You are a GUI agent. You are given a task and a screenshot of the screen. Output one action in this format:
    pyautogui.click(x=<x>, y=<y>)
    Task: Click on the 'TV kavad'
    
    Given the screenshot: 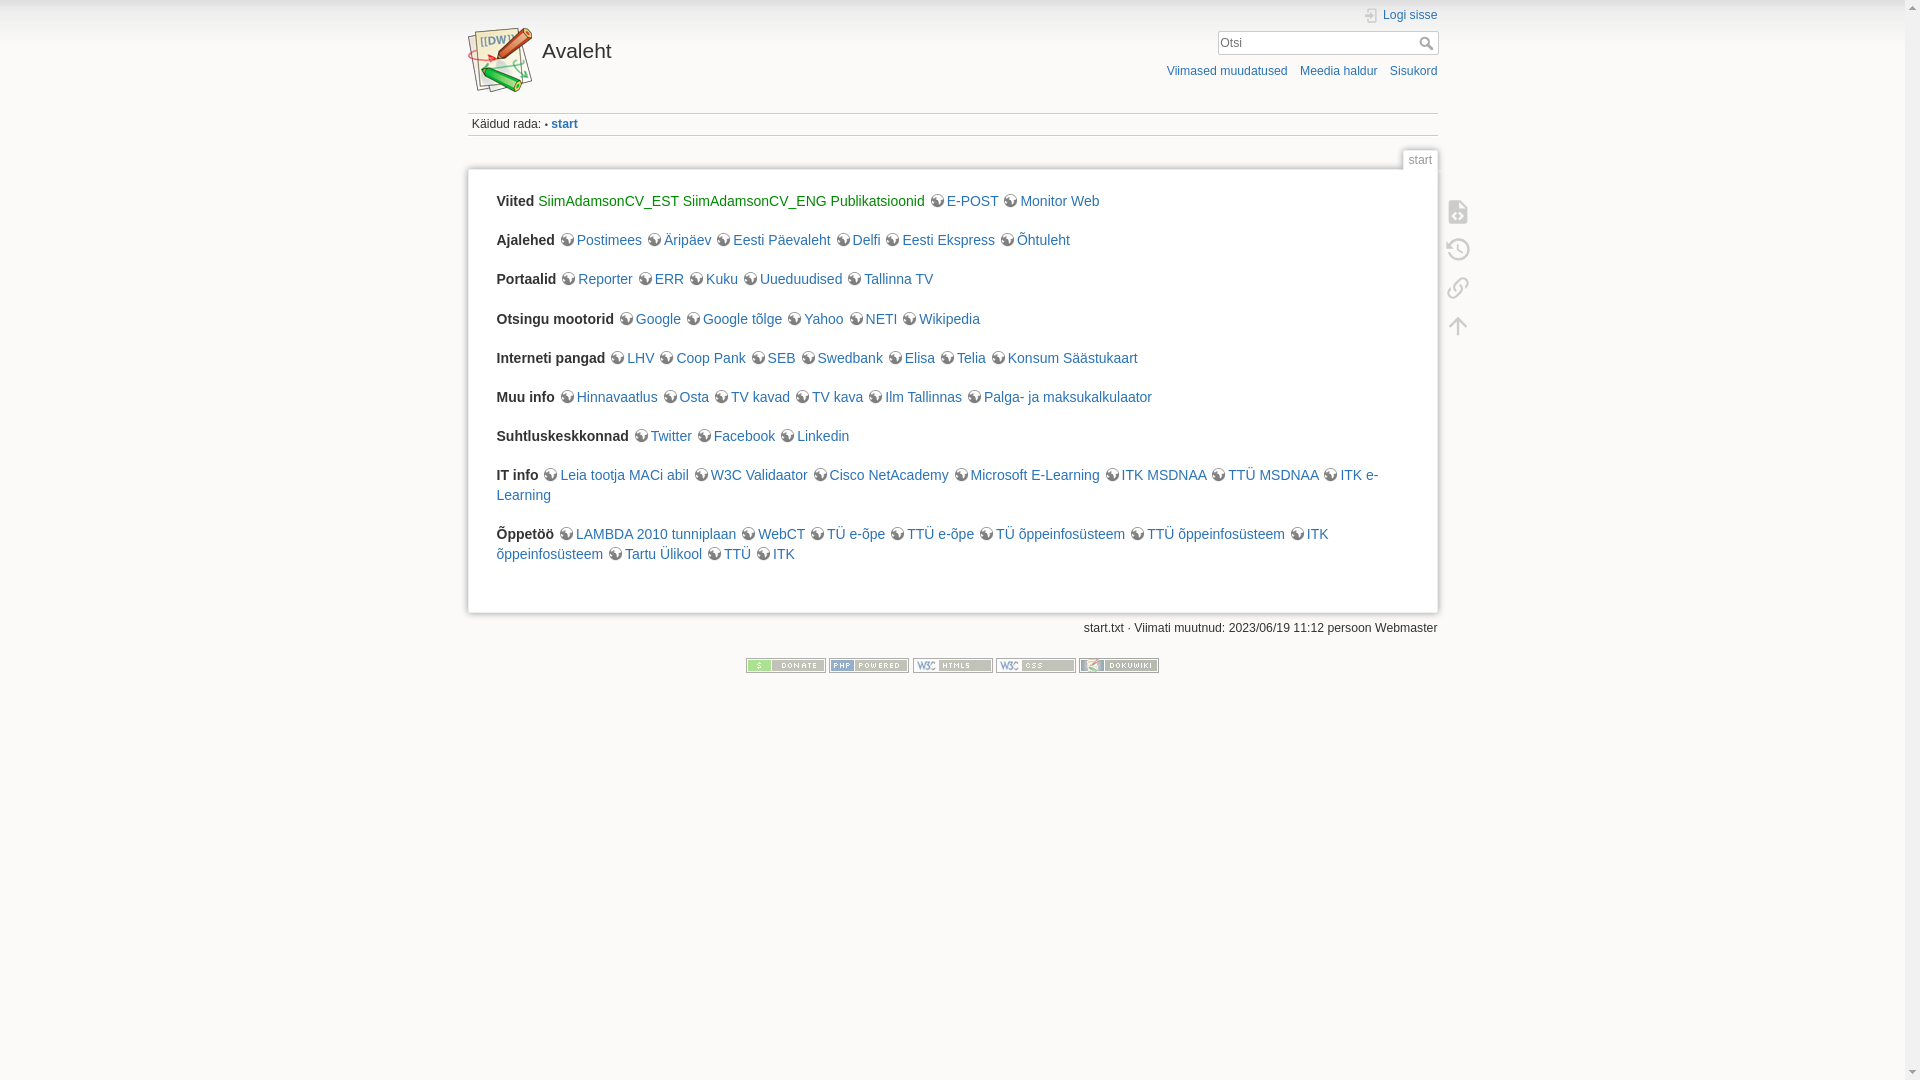 What is the action you would take?
    pyautogui.click(x=750, y=397)
    